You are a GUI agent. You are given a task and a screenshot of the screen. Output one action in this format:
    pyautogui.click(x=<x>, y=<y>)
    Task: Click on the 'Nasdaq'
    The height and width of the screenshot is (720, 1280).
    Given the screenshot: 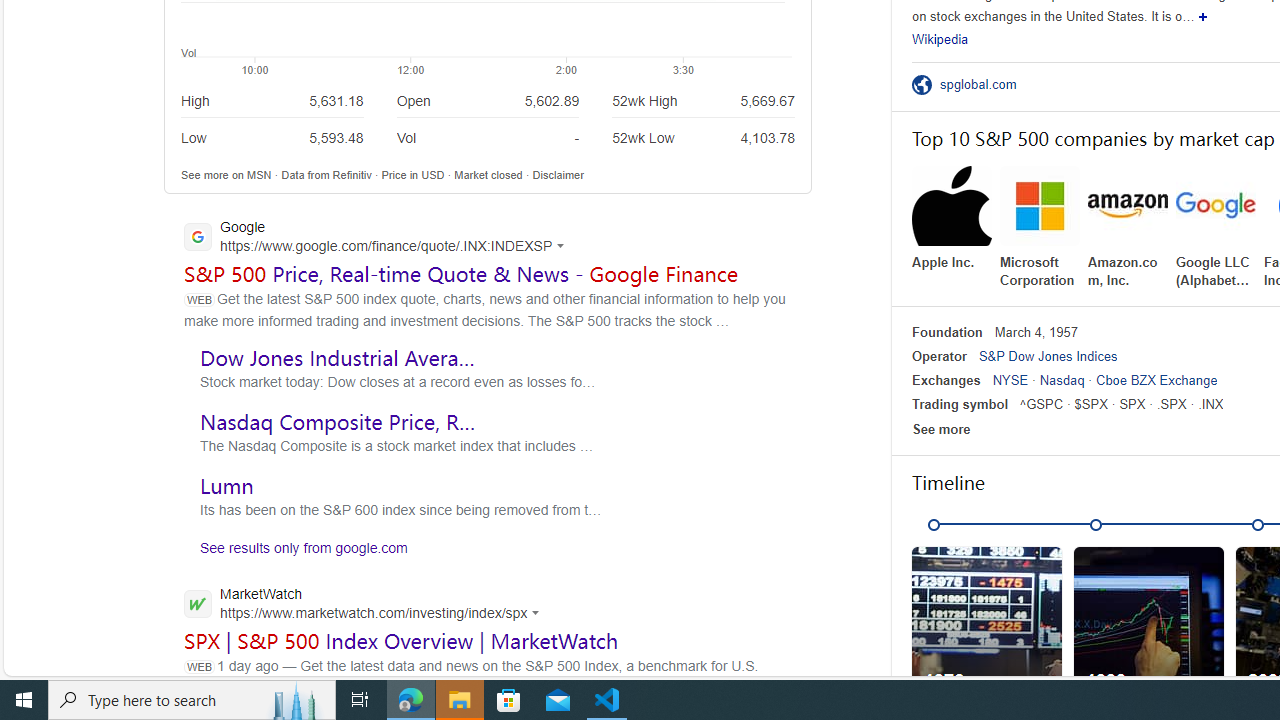 What is the action you would take?
    pyautogui.click(x=1061, y=380)
    